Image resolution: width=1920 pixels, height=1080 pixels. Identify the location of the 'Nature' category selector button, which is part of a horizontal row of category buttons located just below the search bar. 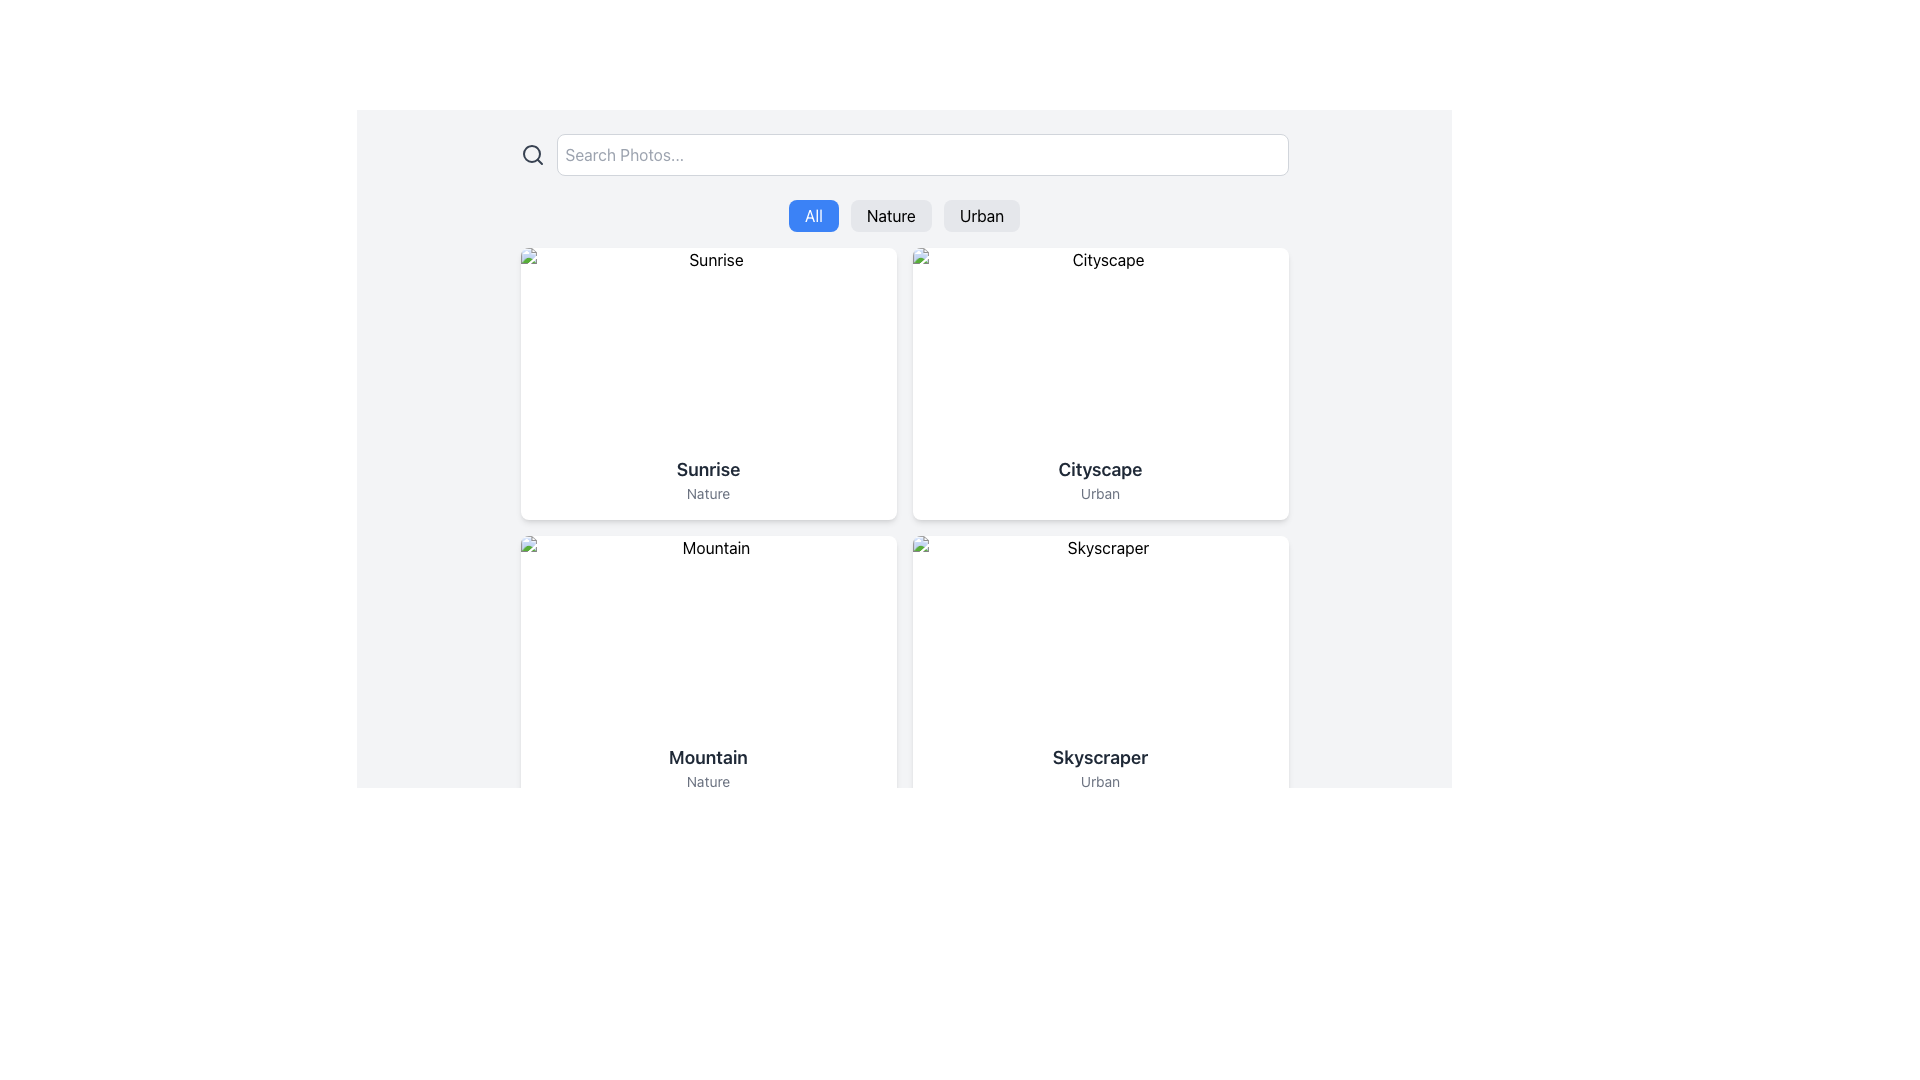
(903, 216).